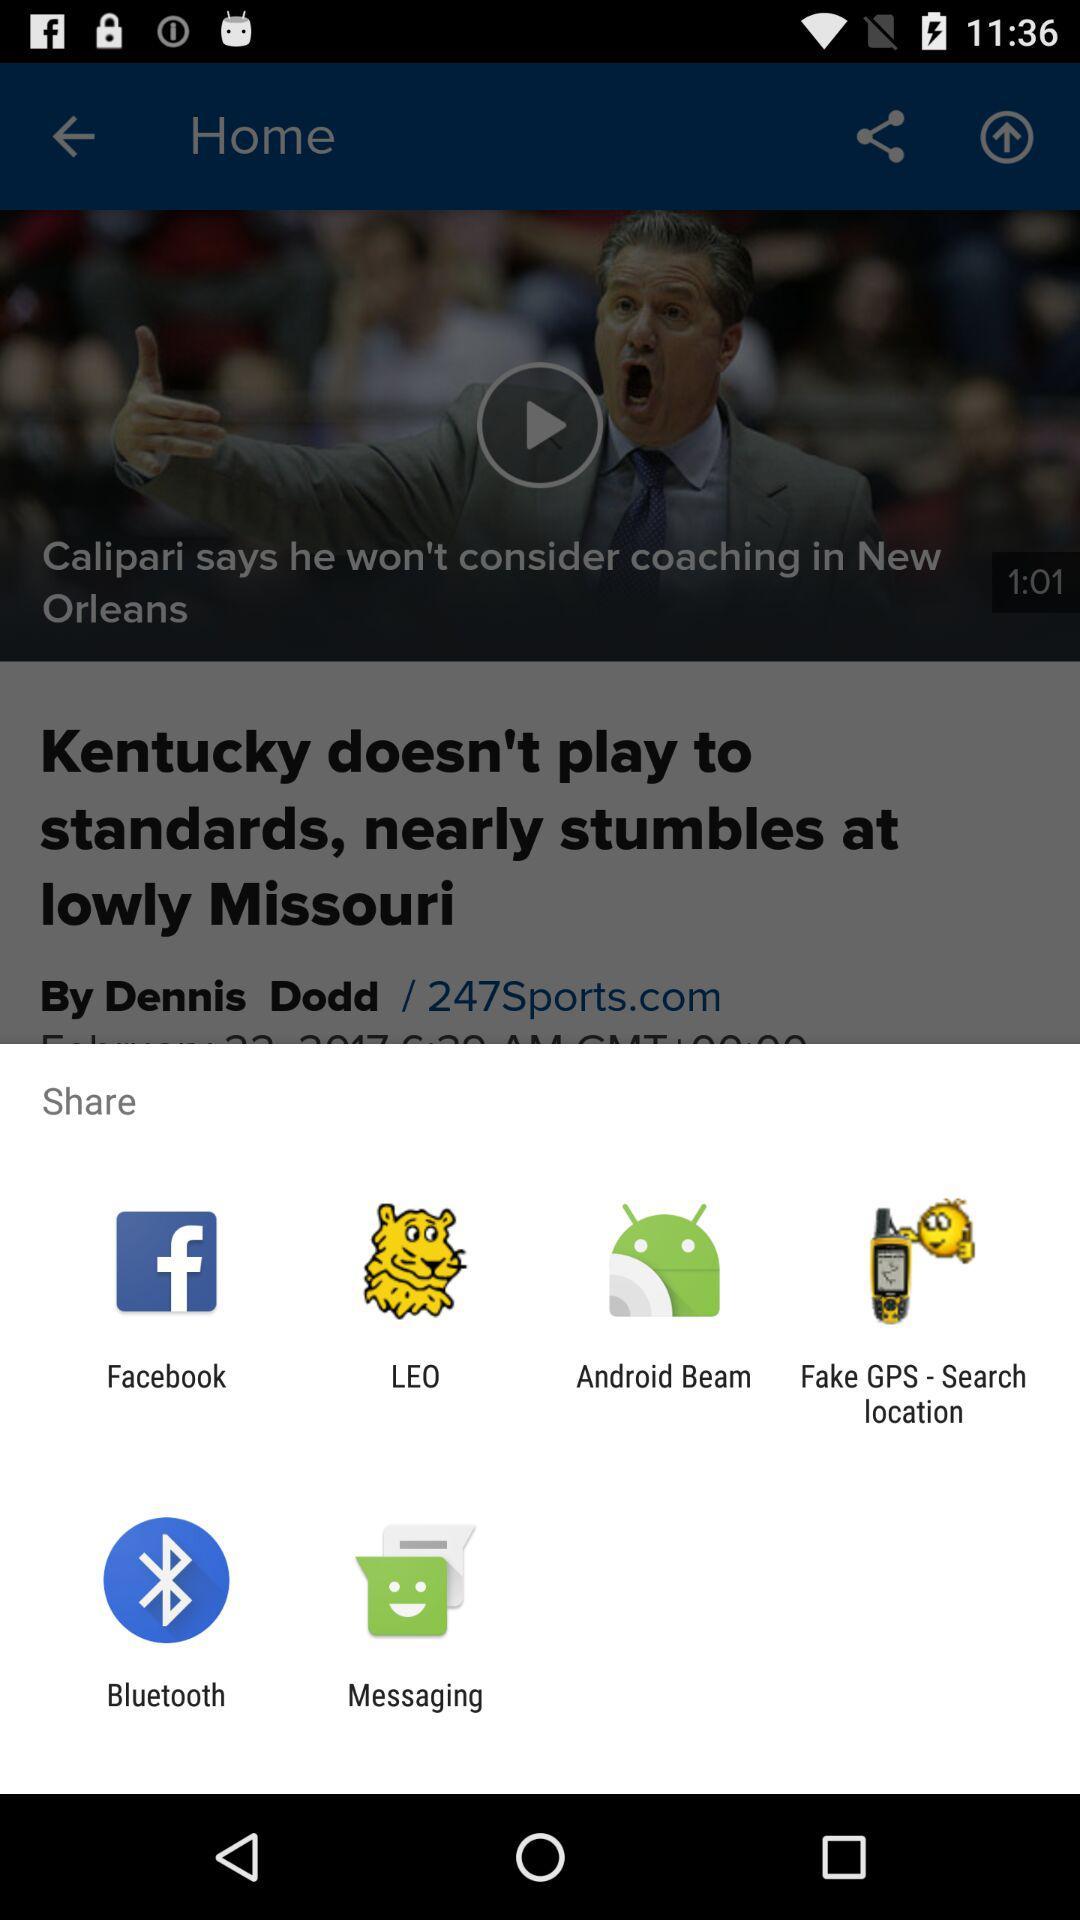 This screenshot has height=1920, width=1080. I want to click on icon to the right of leo icon, so click(664, 1392).